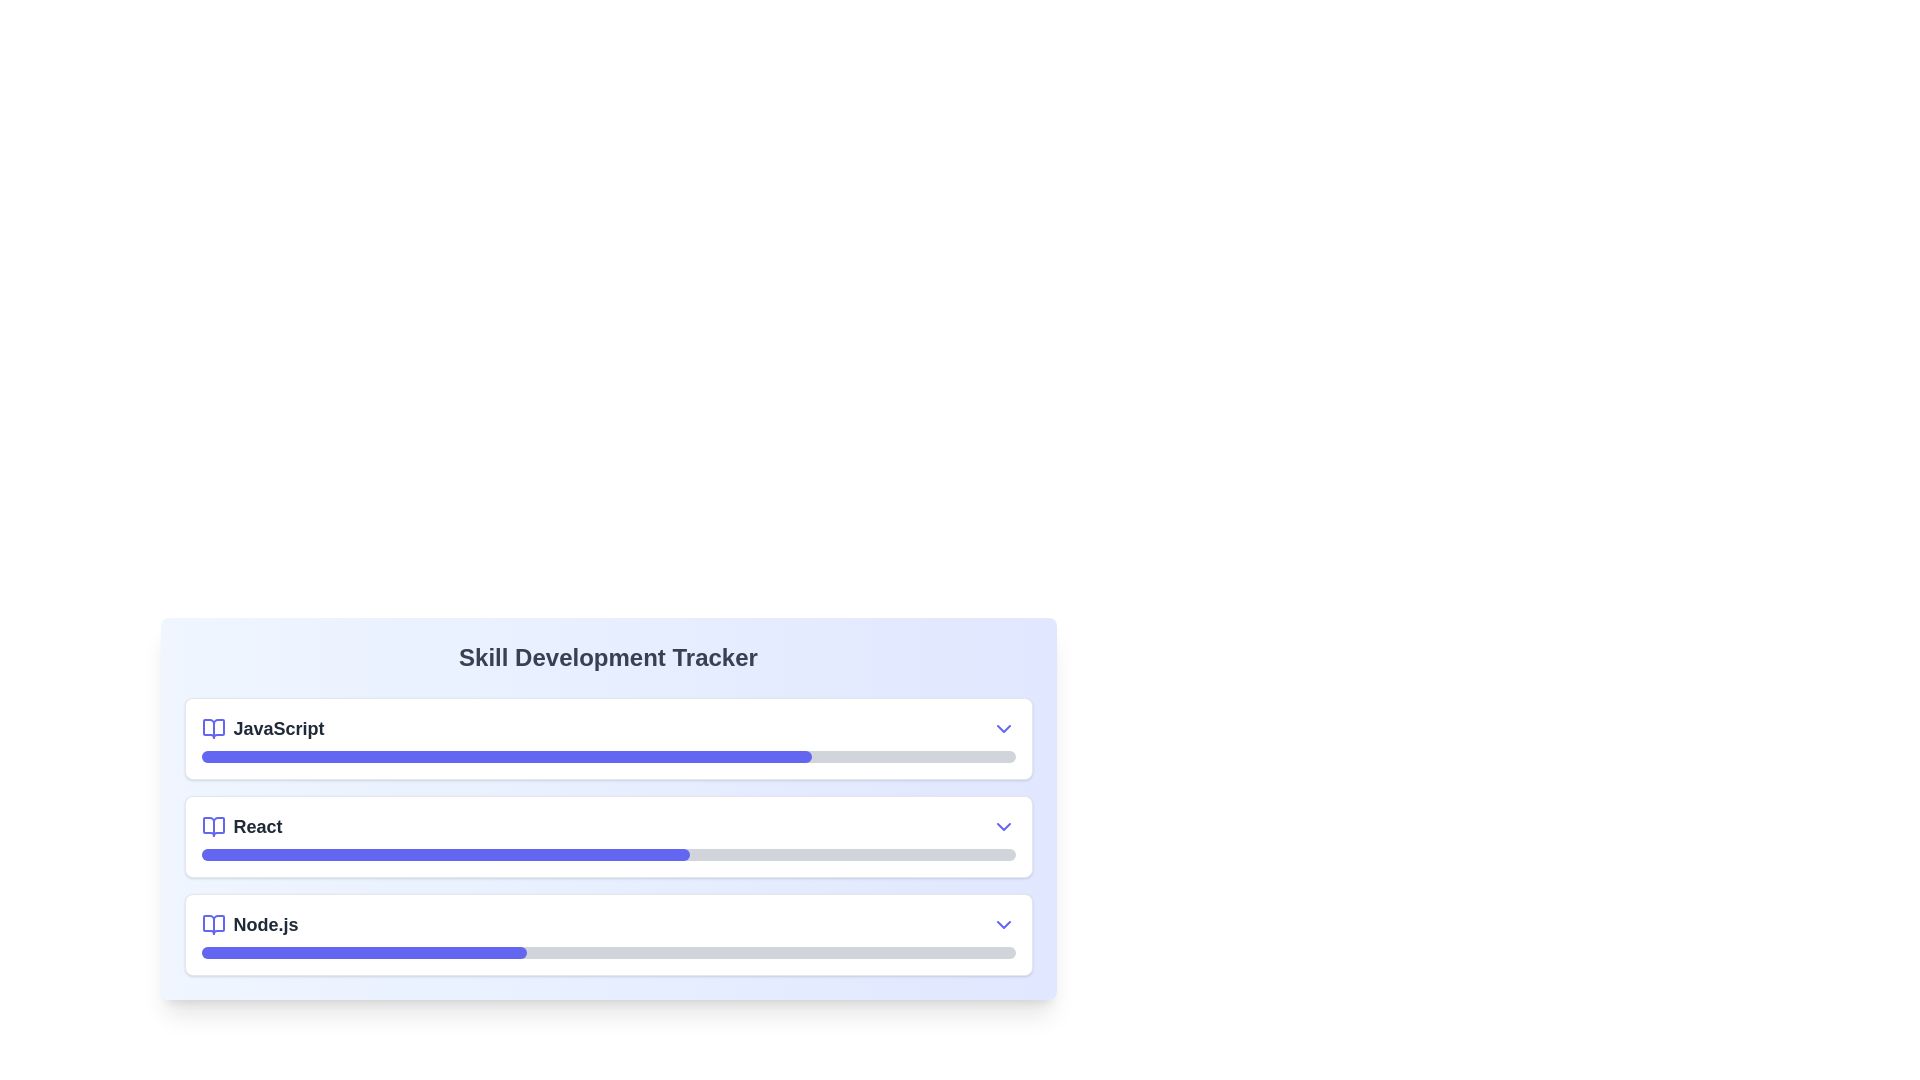 The width and height of the screenshot is (1920, 1080). What do you see at coordinates (460, 855) in the screenshot?
I see `the progress of the bar` at bounding box center [460, 855].